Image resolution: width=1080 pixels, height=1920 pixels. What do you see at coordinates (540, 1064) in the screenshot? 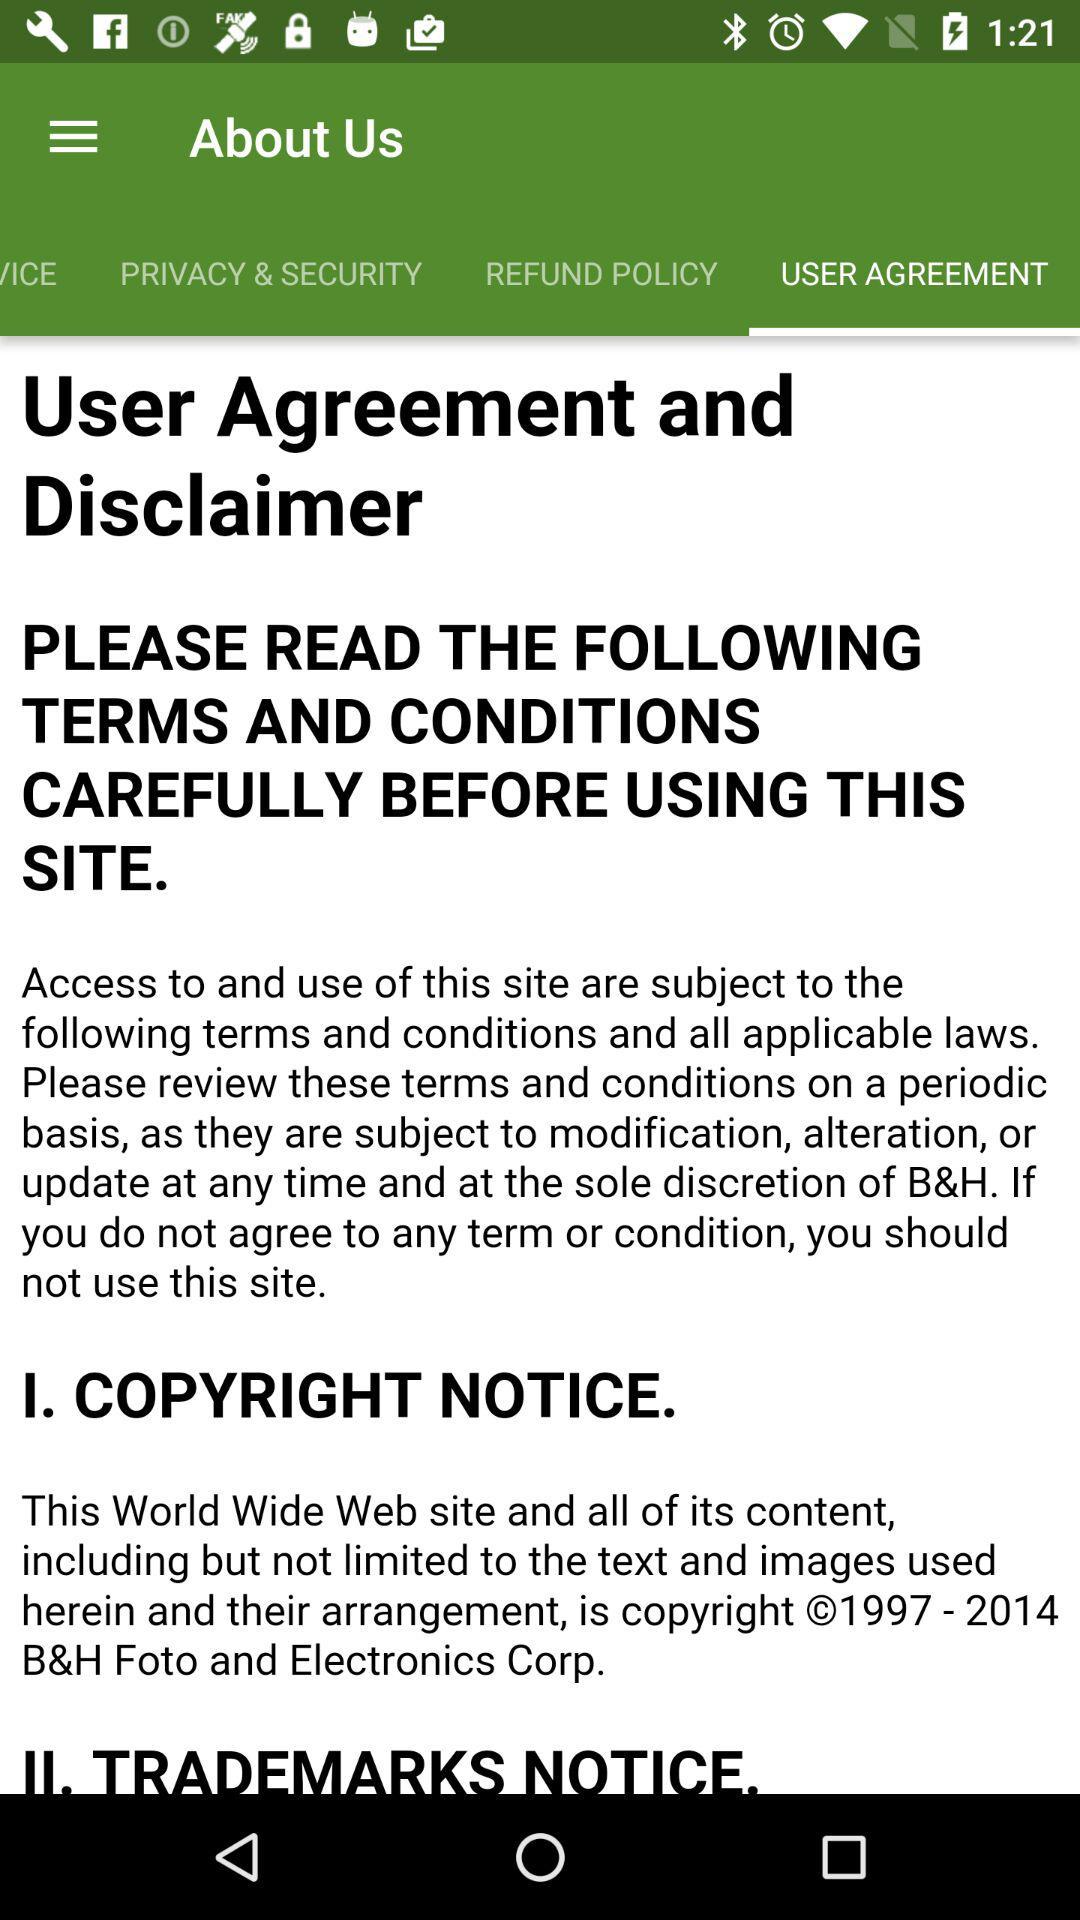
I see `scroll up/down` at bounding box center [540, 1064].